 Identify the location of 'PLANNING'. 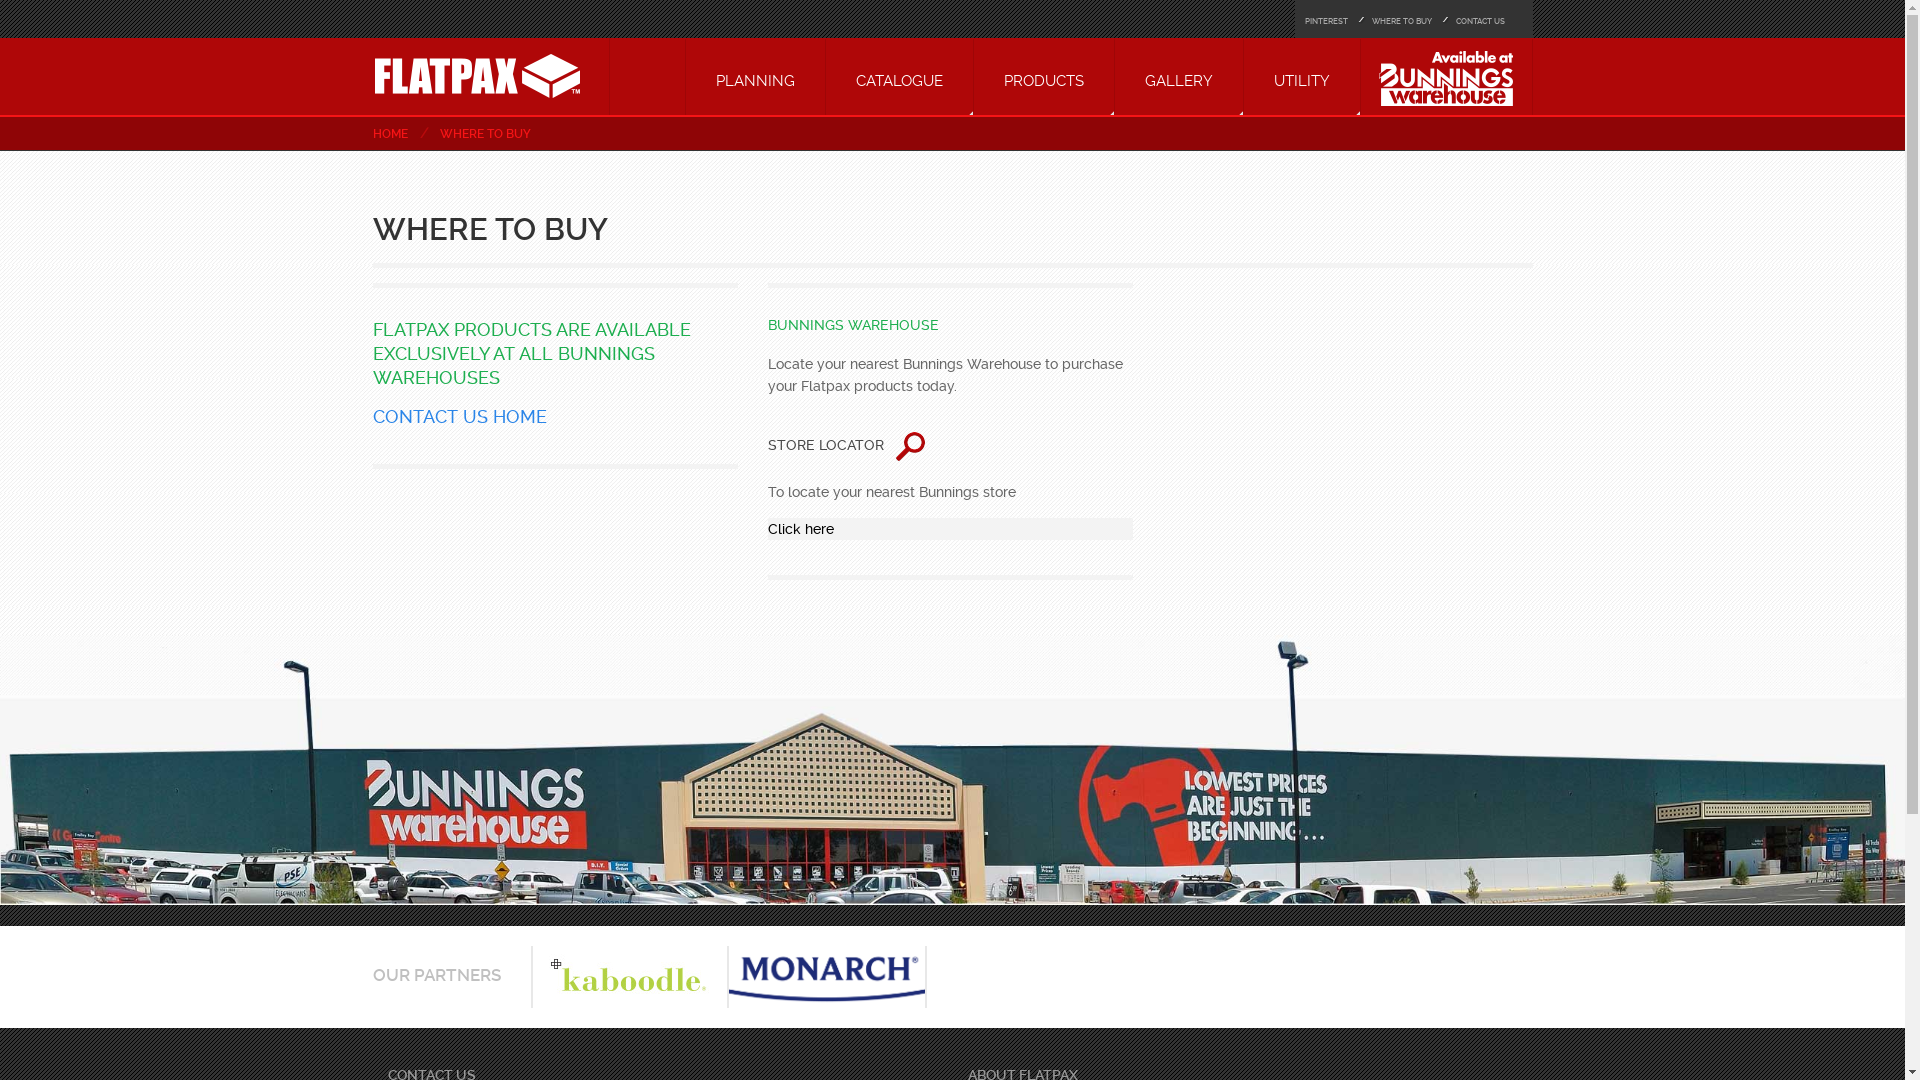
(754, 76).